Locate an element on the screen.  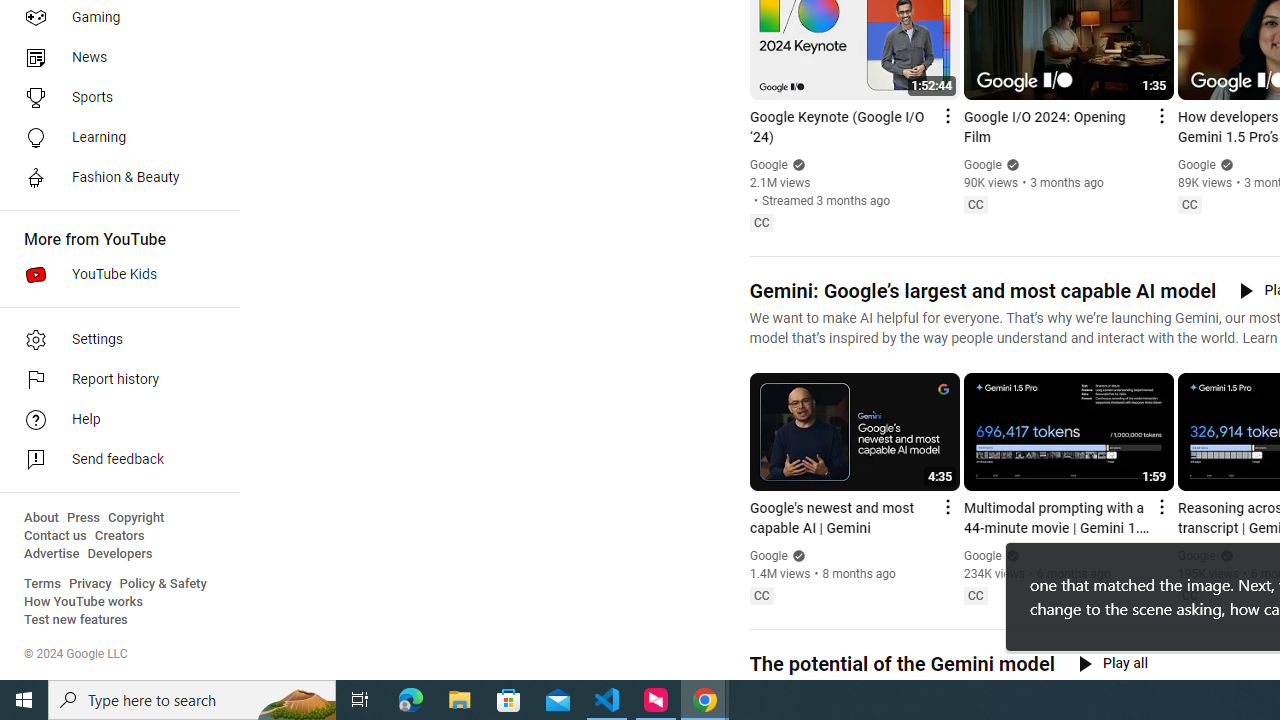
'Action menu' is located at coordinates (1160, 505).